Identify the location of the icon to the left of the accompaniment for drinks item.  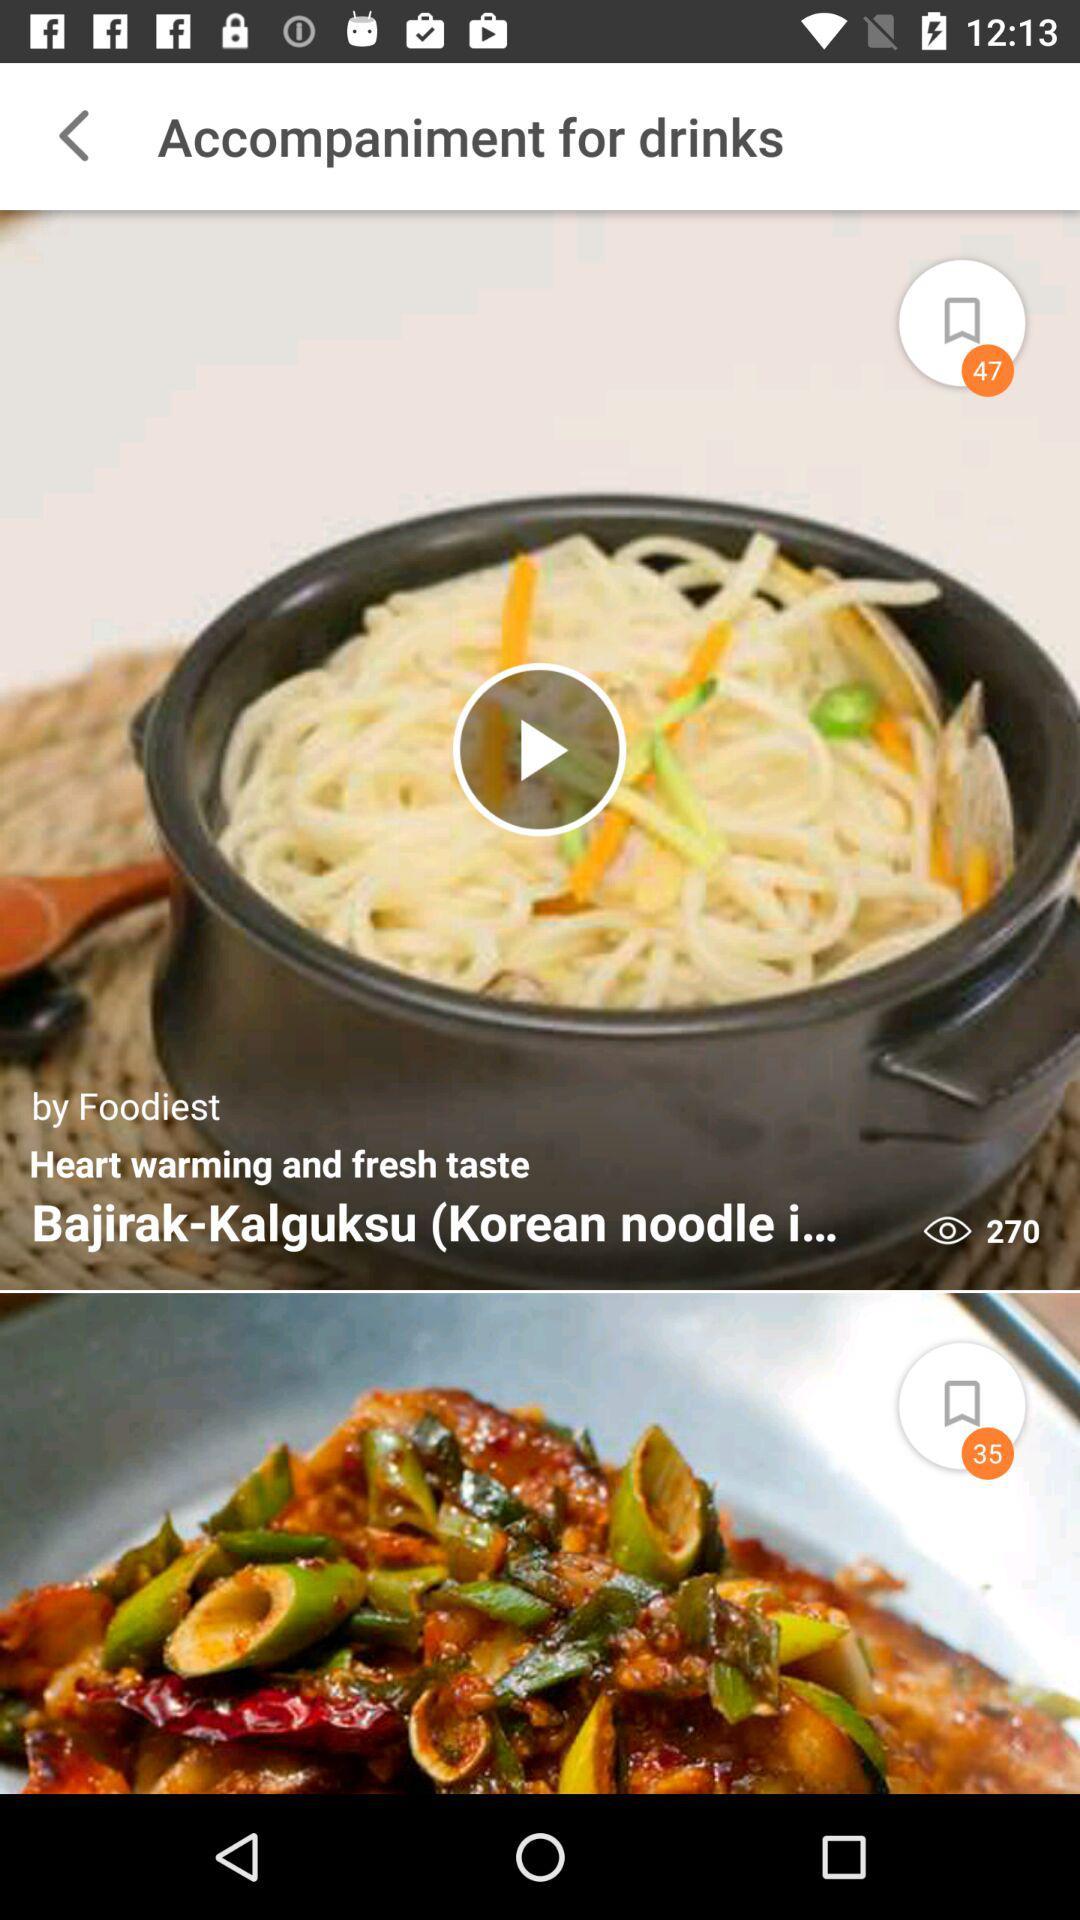
(72, 135).